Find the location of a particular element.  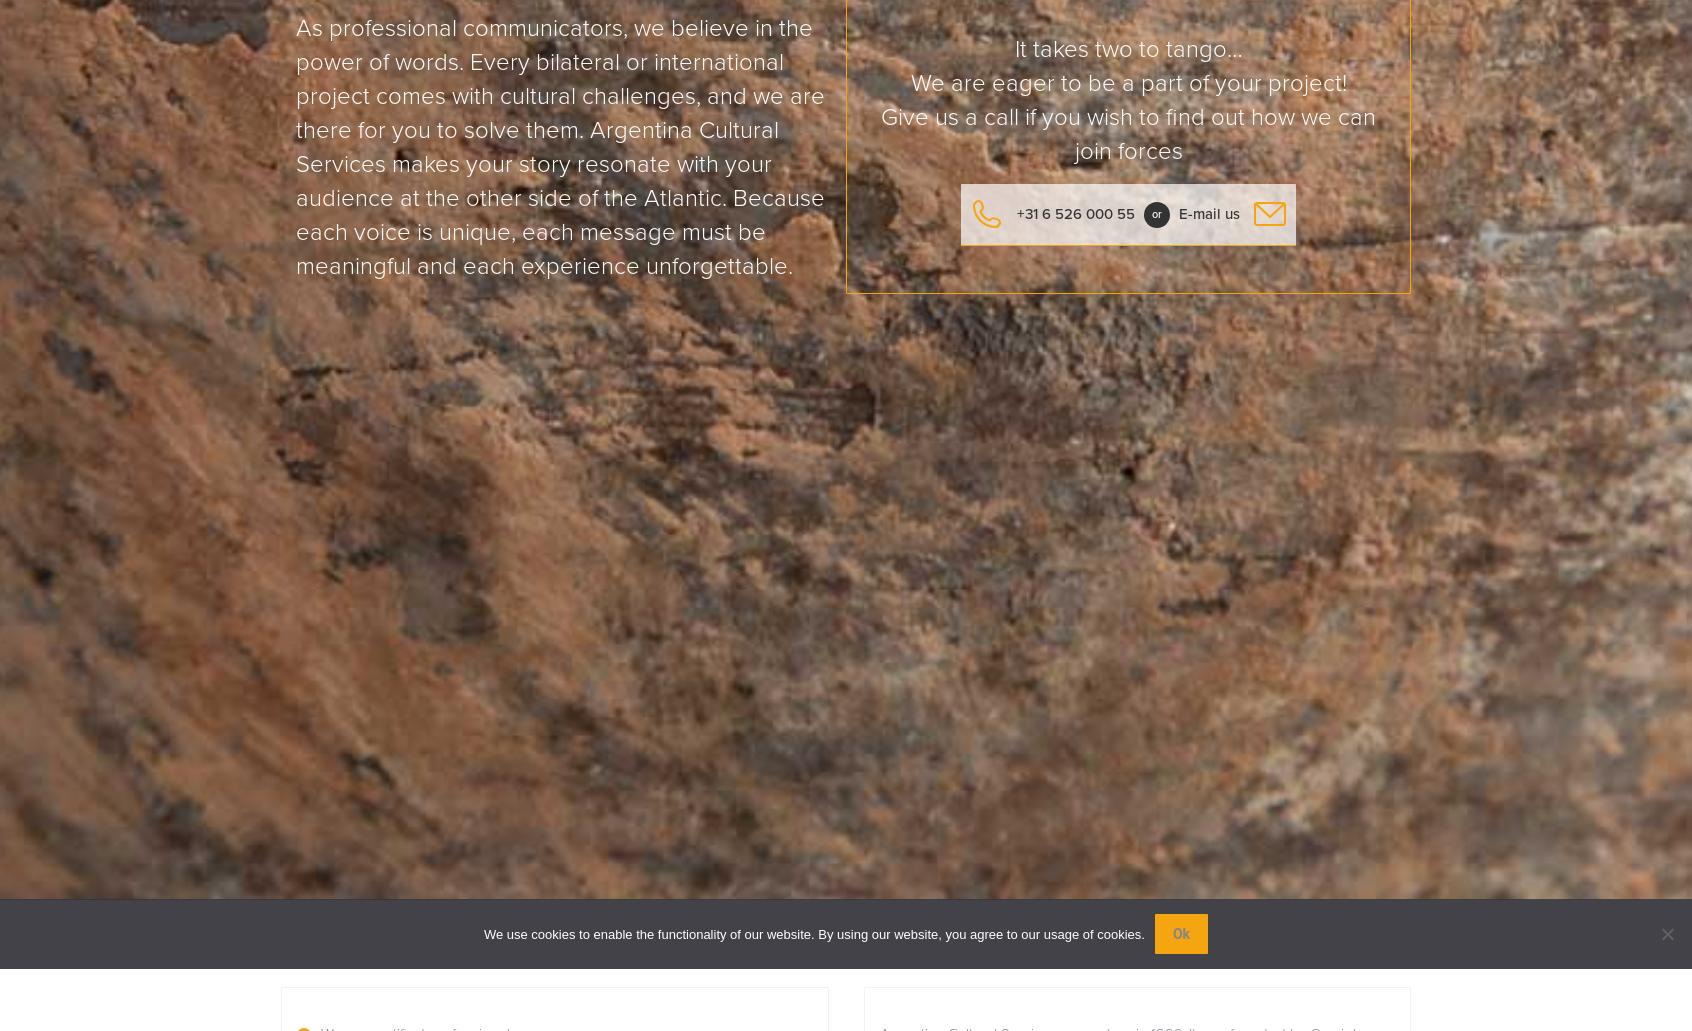

'The Netherlands' is located at coordinates (729, 626).